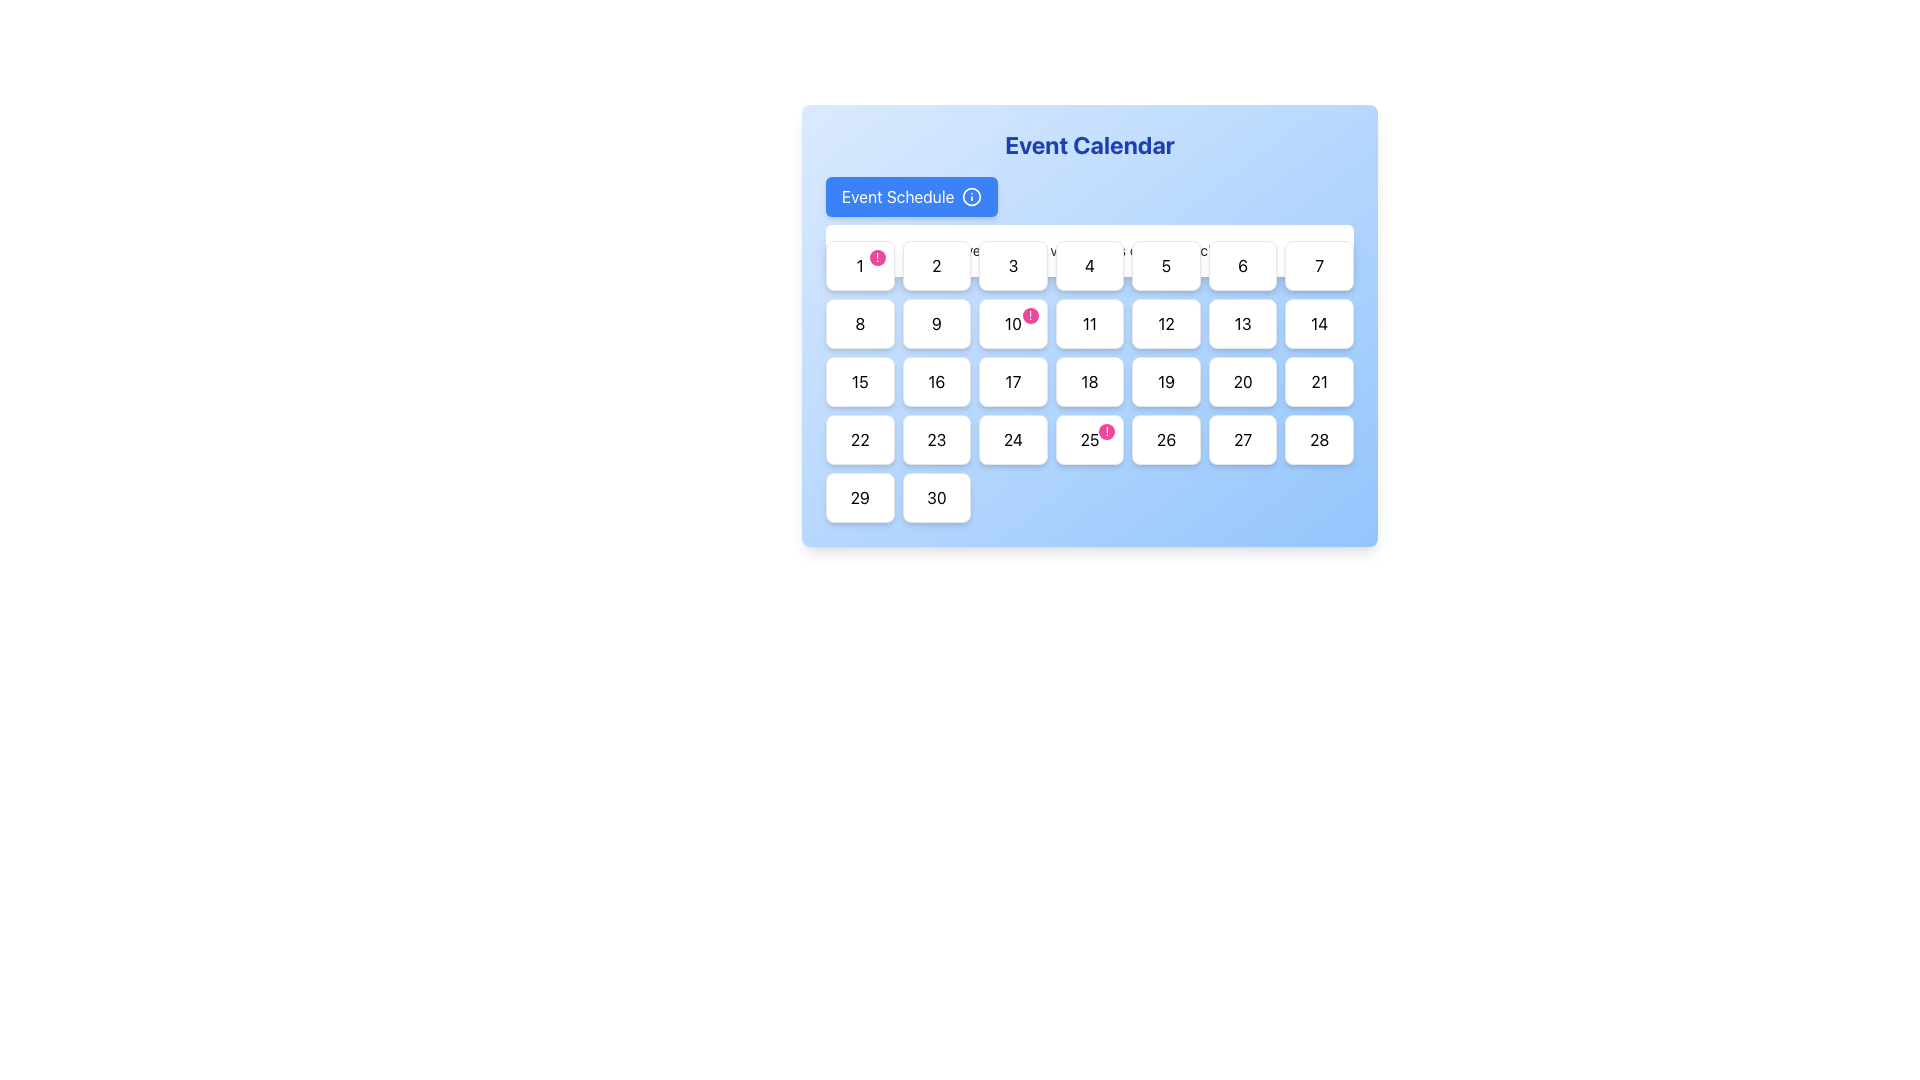 The height and width of the screenshot is (1080, 1920). What do you see at coordinates (860, 496) in the screenshot?
I see `the square-shaped calendar day cell button displaying '29'` at bounding box center [860, 496].